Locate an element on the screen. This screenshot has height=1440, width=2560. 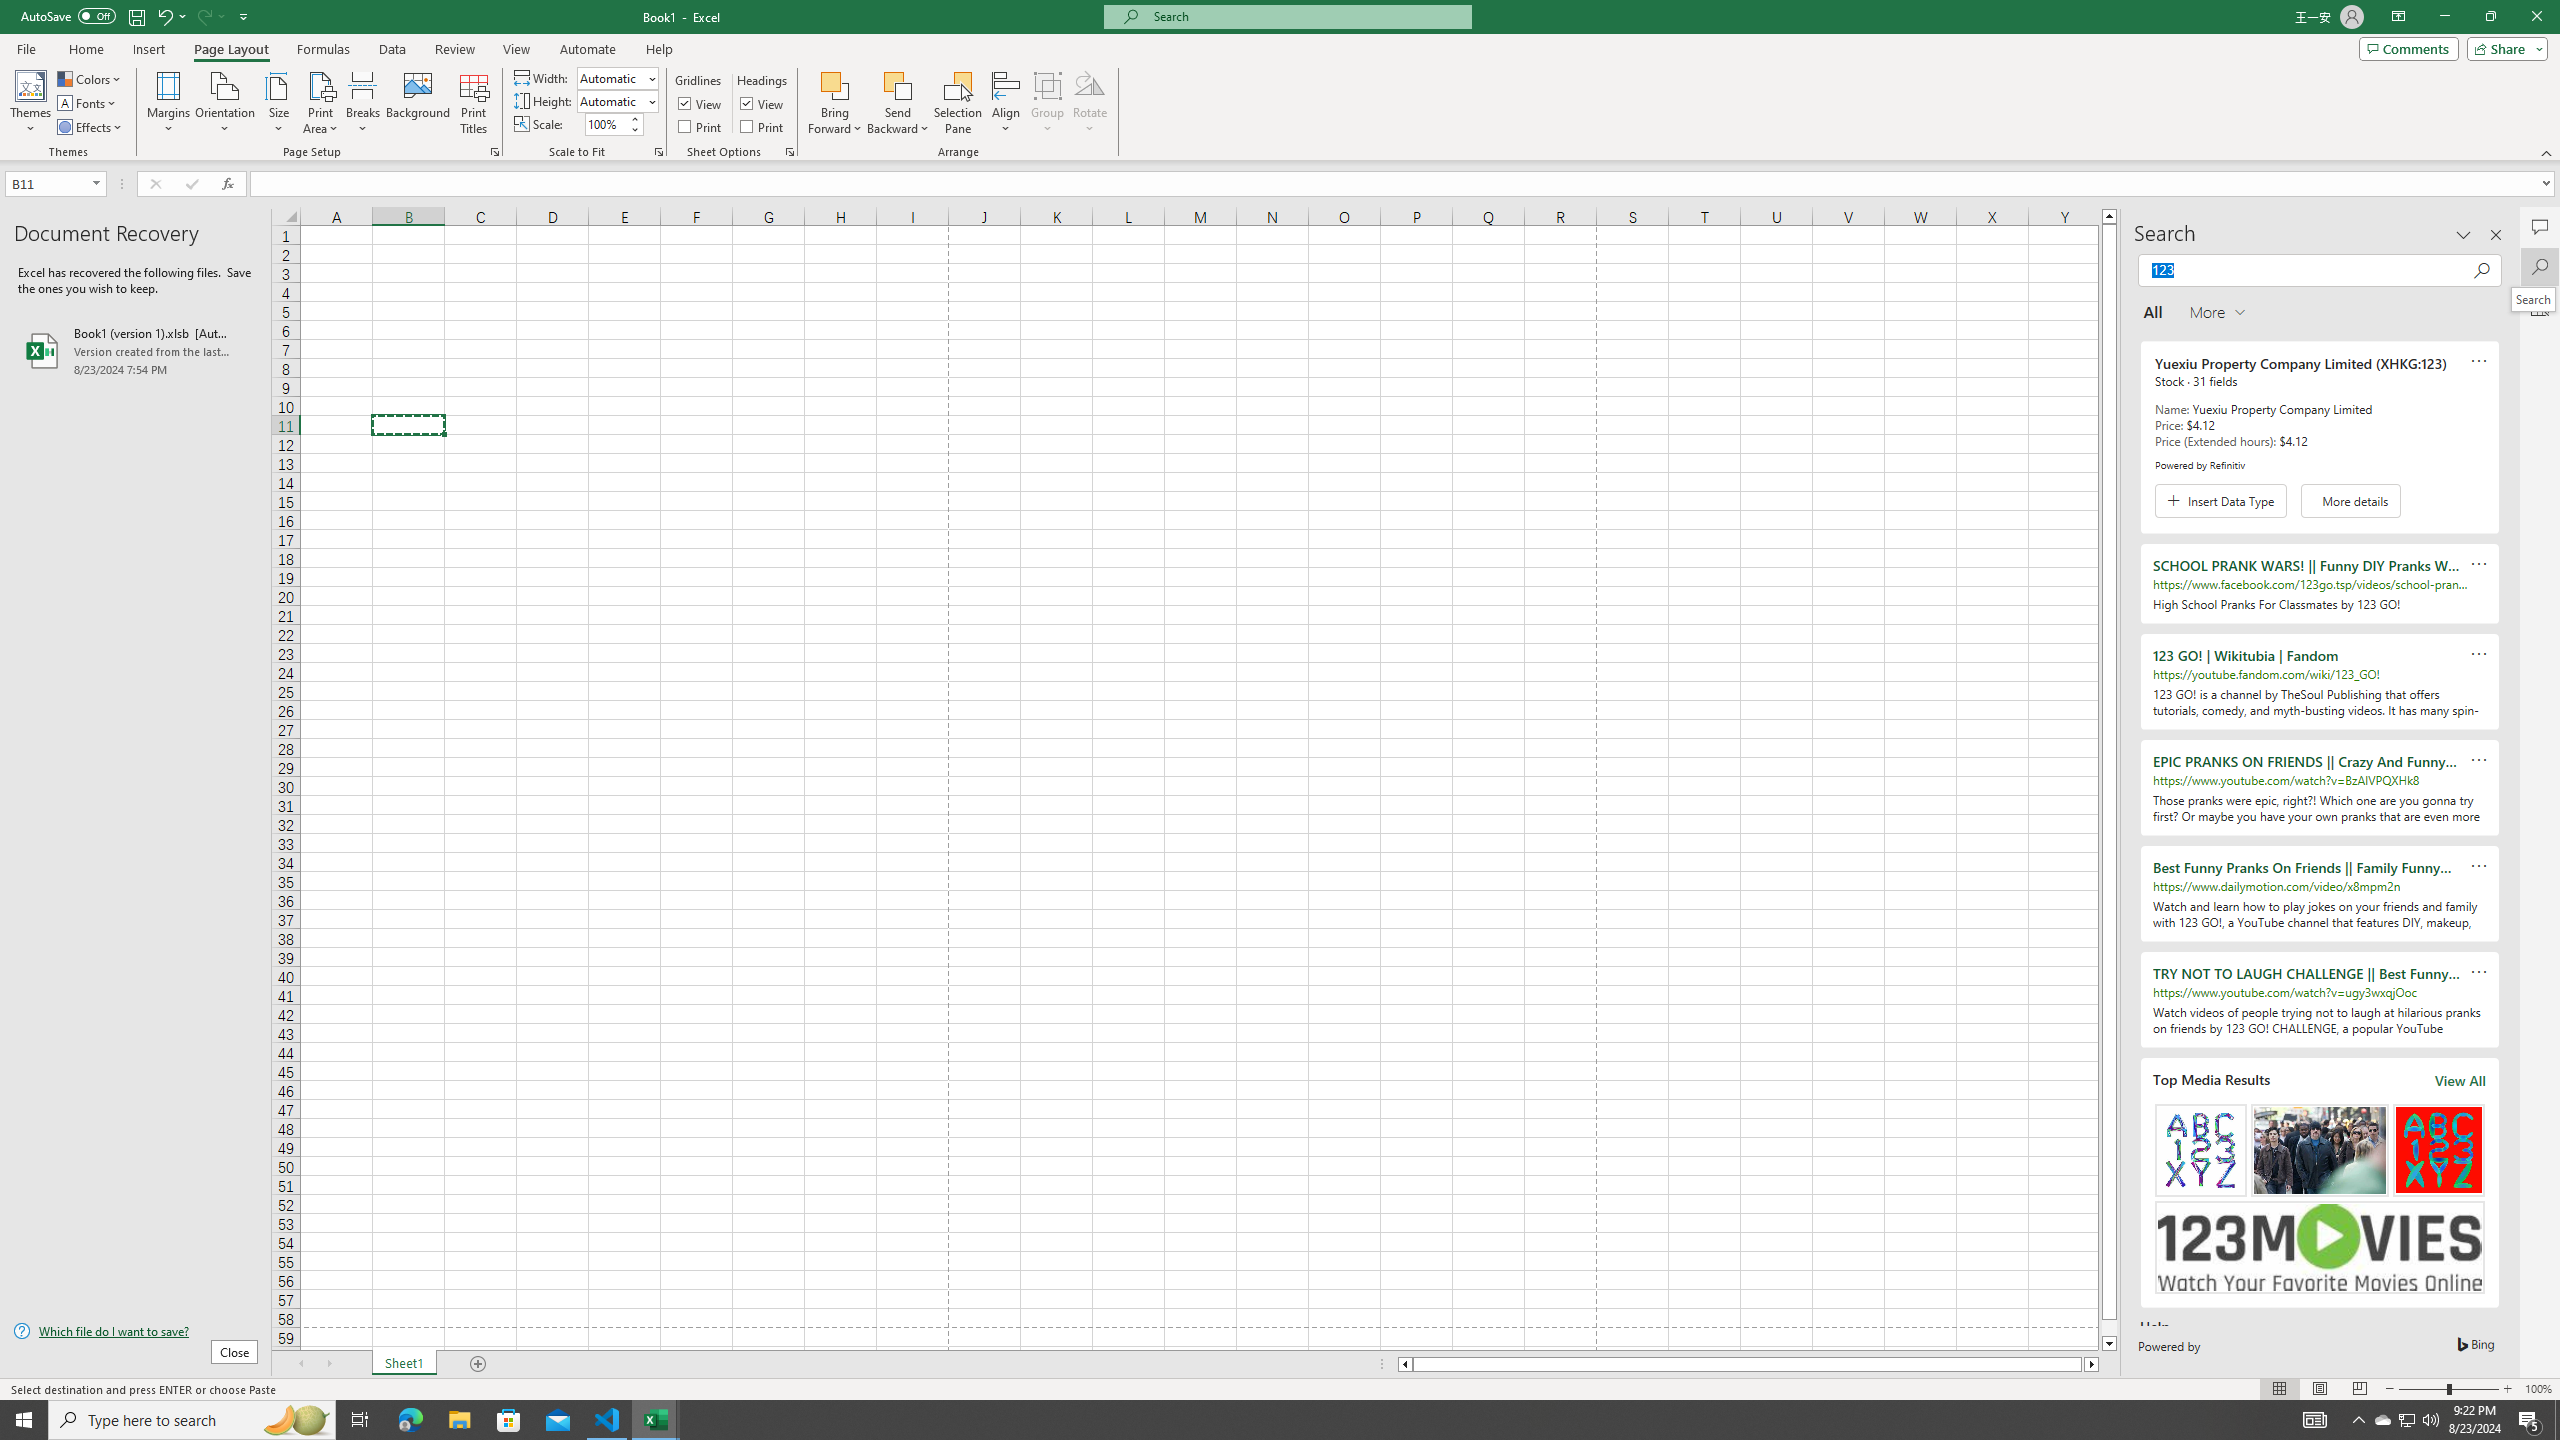
'Scale' is located at coordinates (606, 123).